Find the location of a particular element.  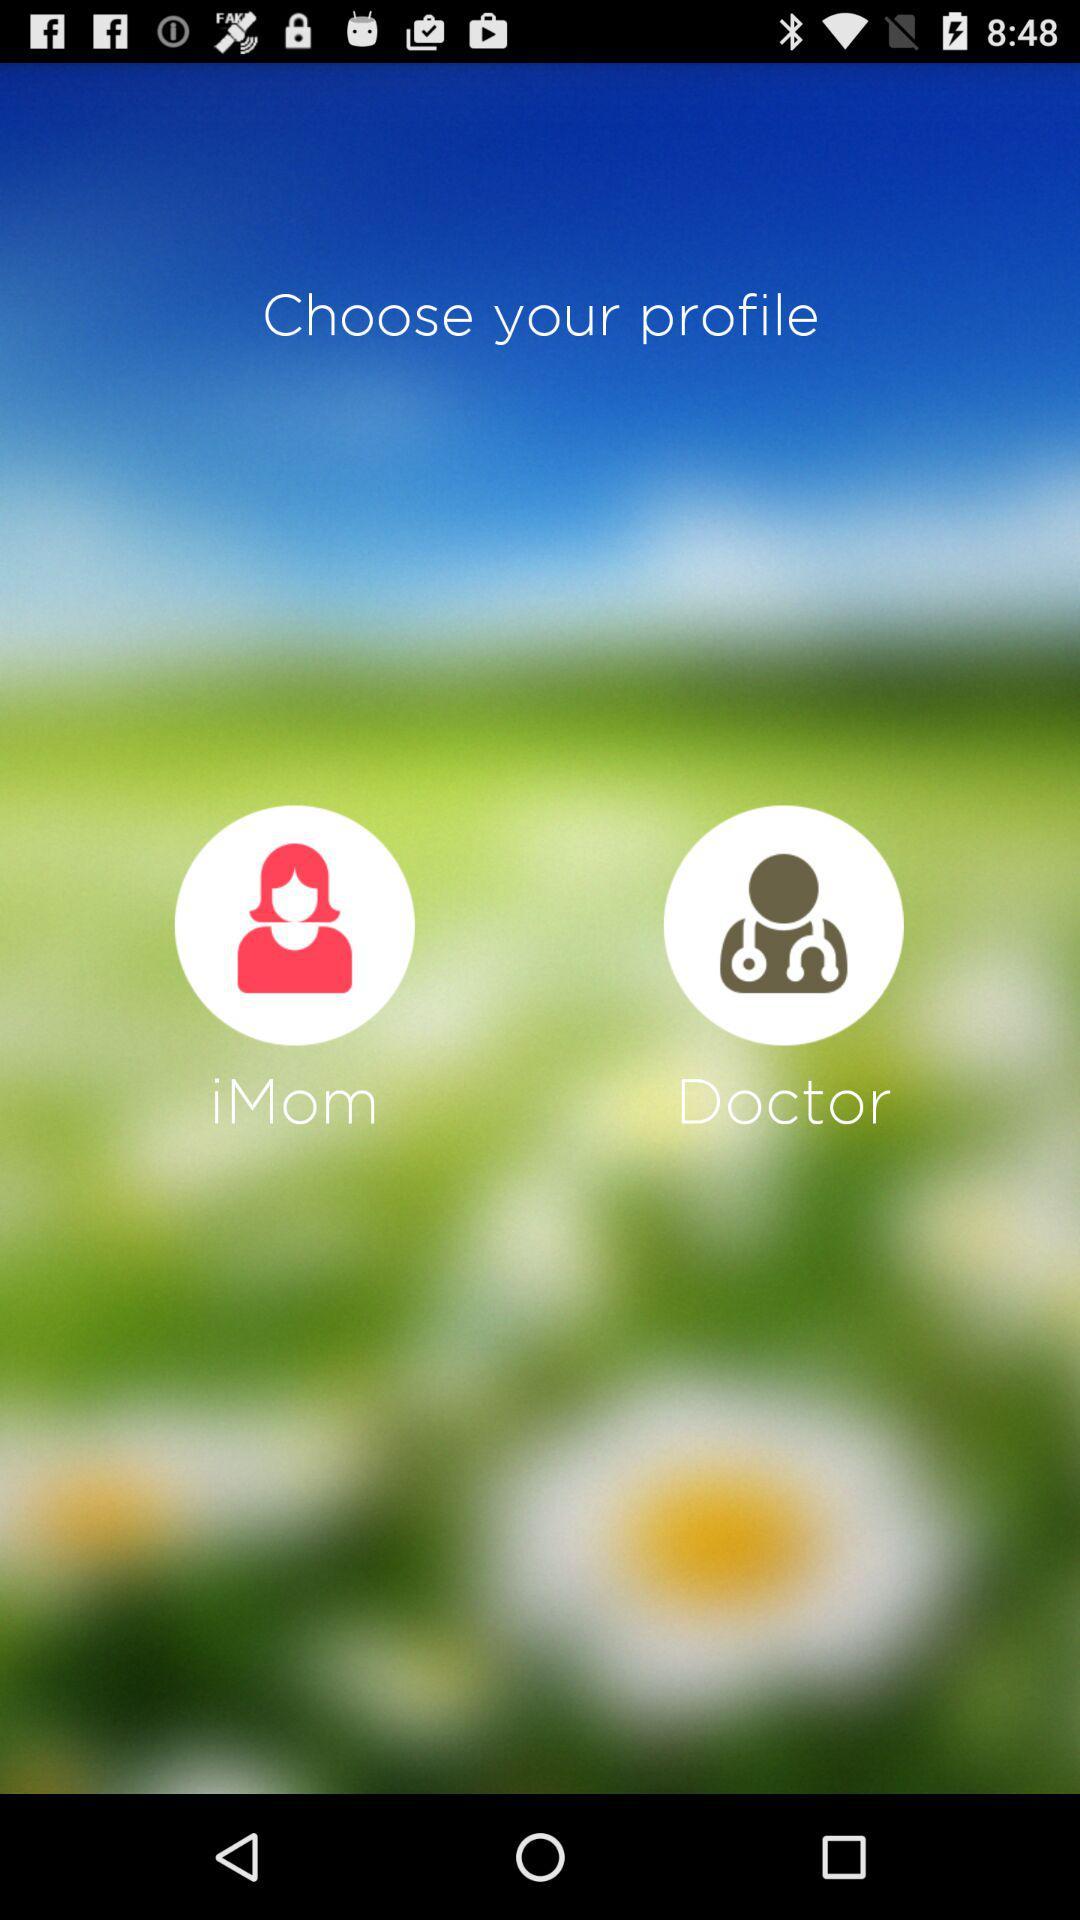

choose the doctor profile is located at coordinates (782, 924).